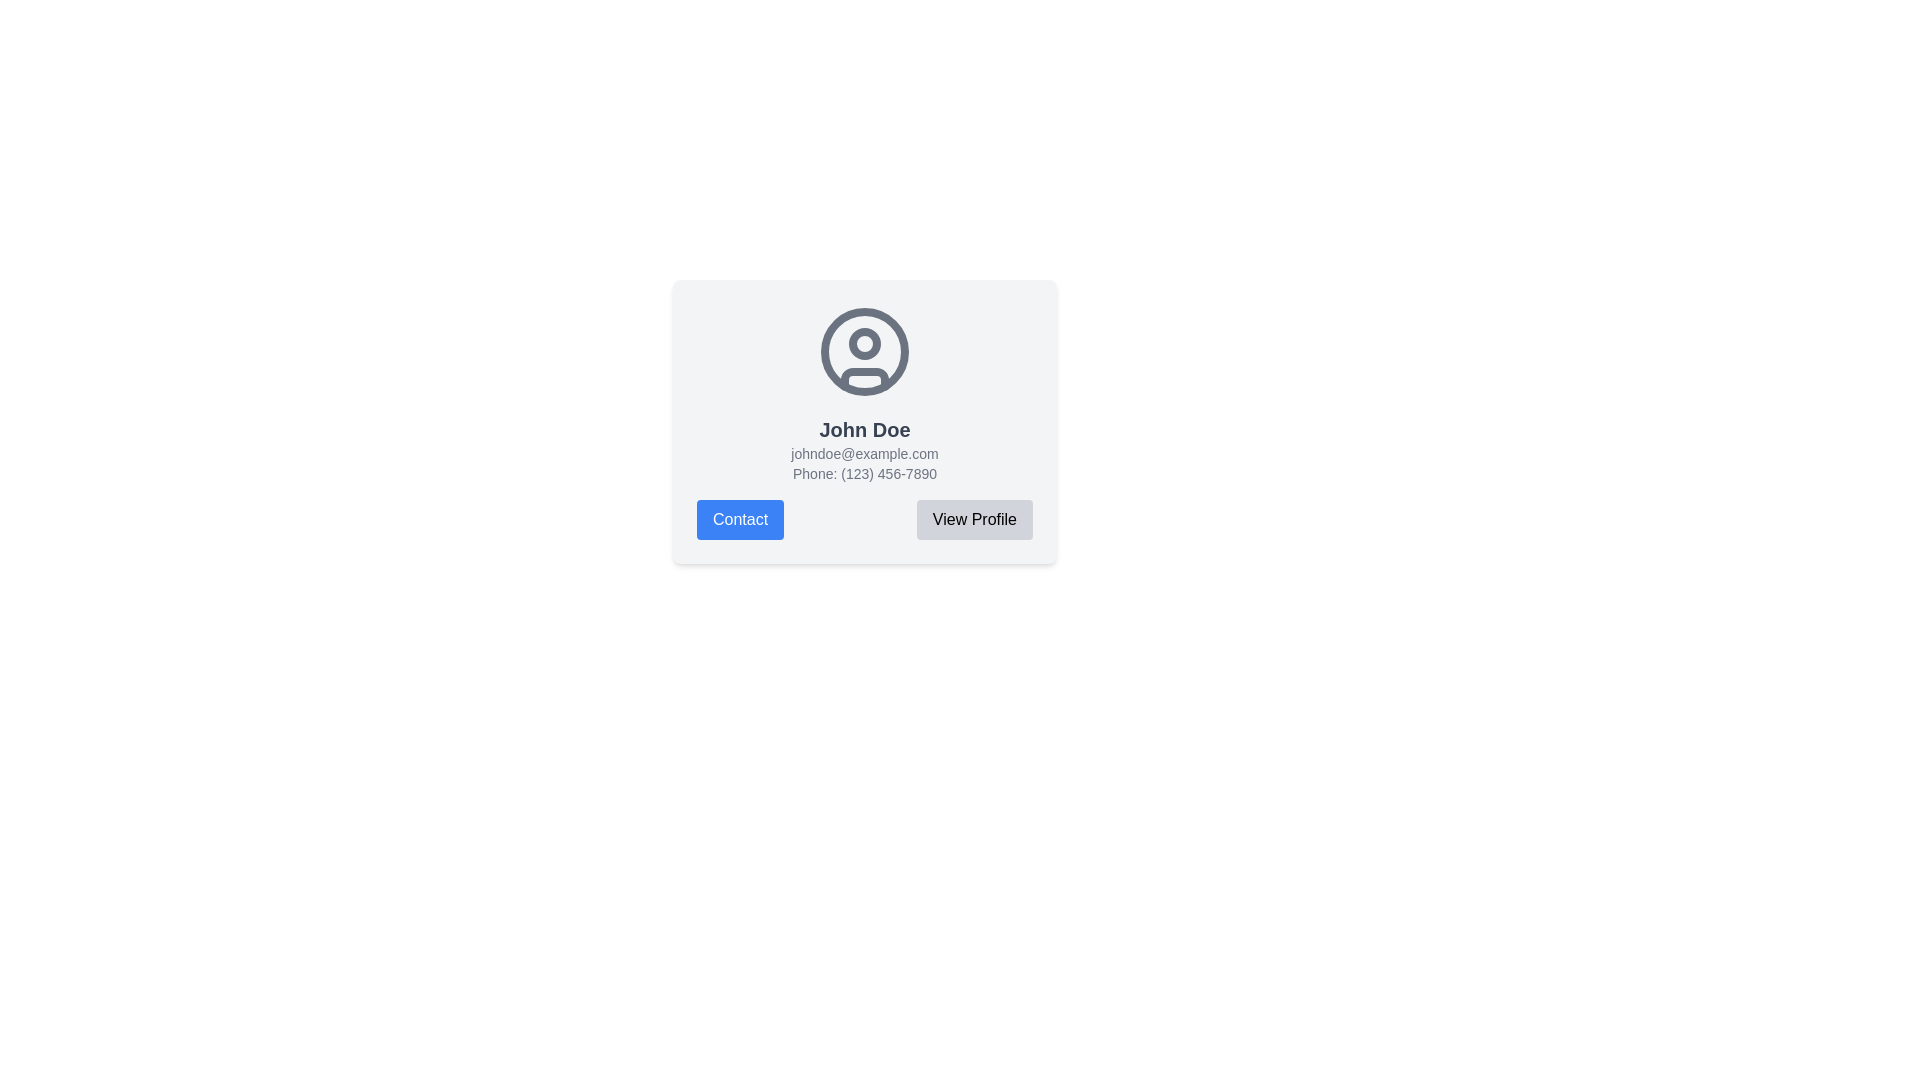 Image resolution: width=1920 pixels, height=1080 pixels. I want to click on the text element displaying 'johndoe@example.com', which is in a smaller gray font and positioned between the name 'John Doe' and the phone number 'Phone: (123) 456-7890', so click(864, 454).